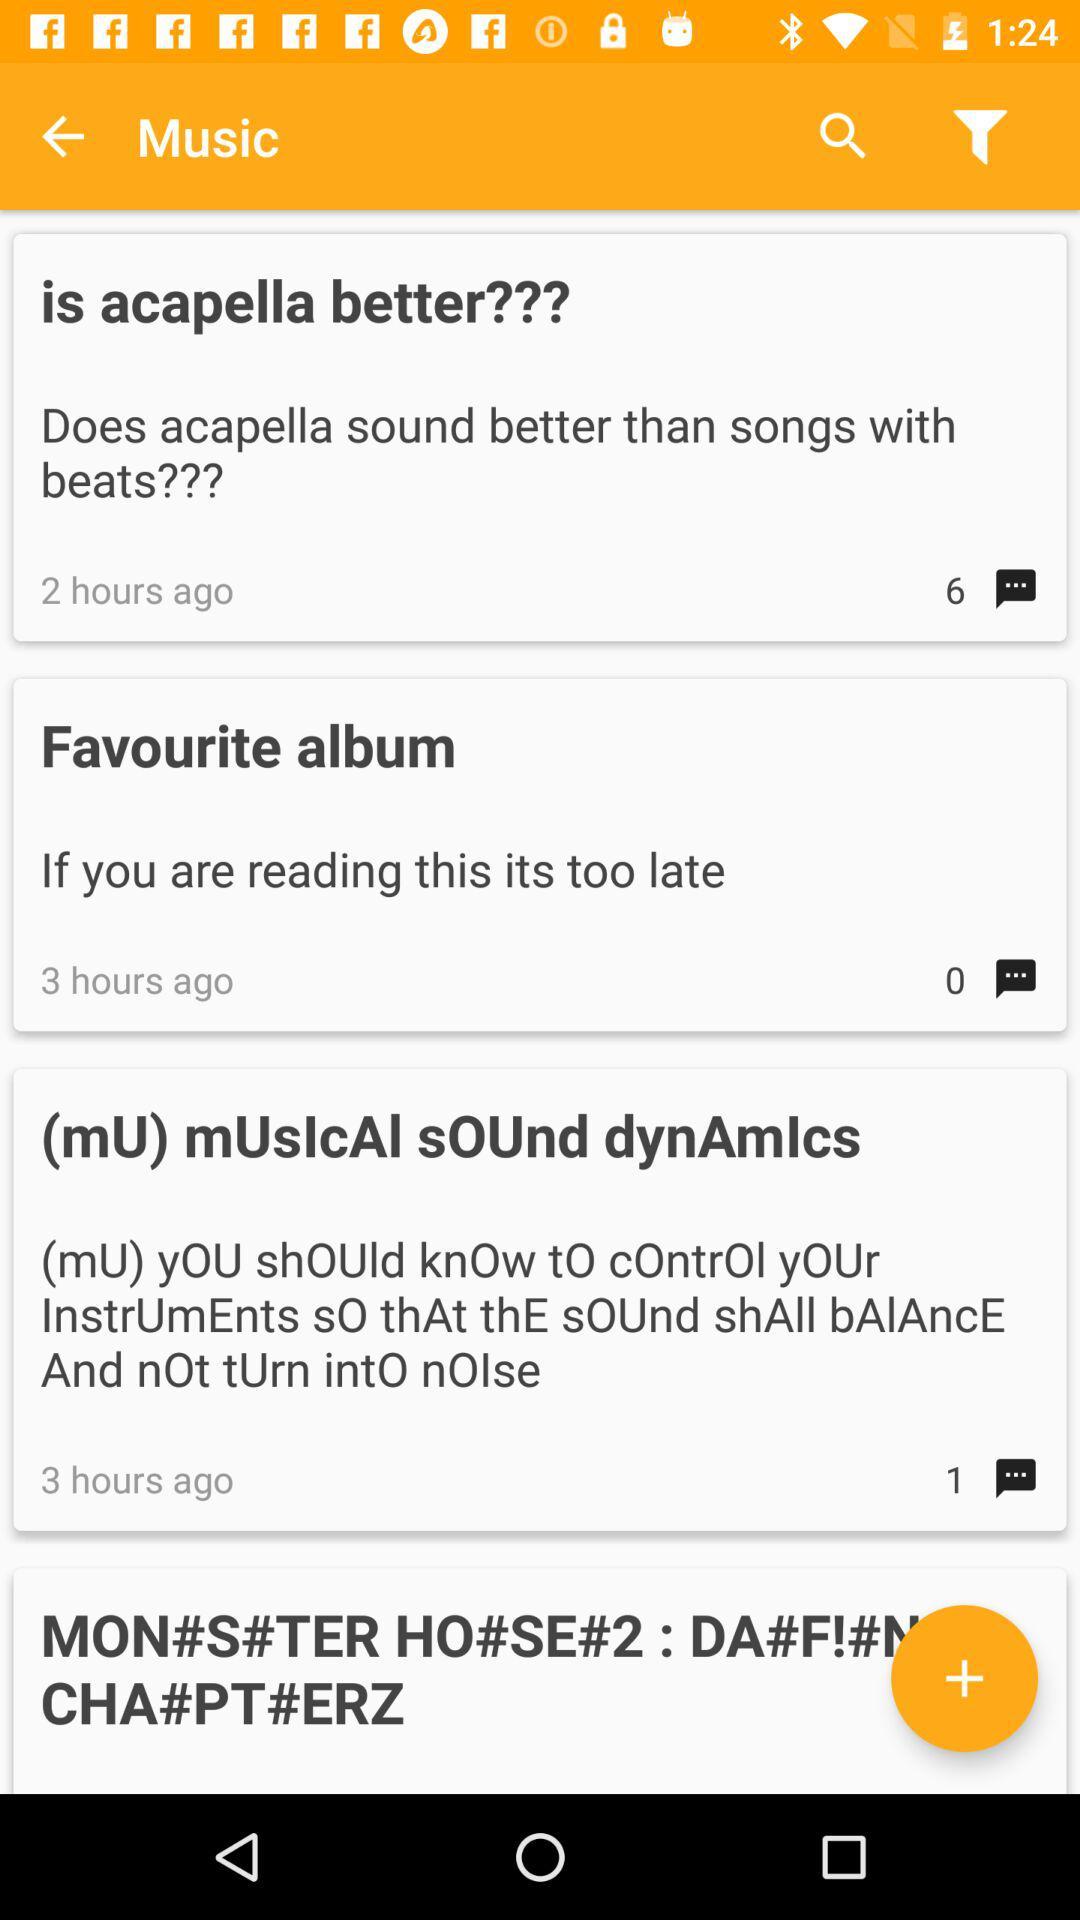  Describe the element at coordinates (963, 1678) in the screenshot. I see `other options` at that location.